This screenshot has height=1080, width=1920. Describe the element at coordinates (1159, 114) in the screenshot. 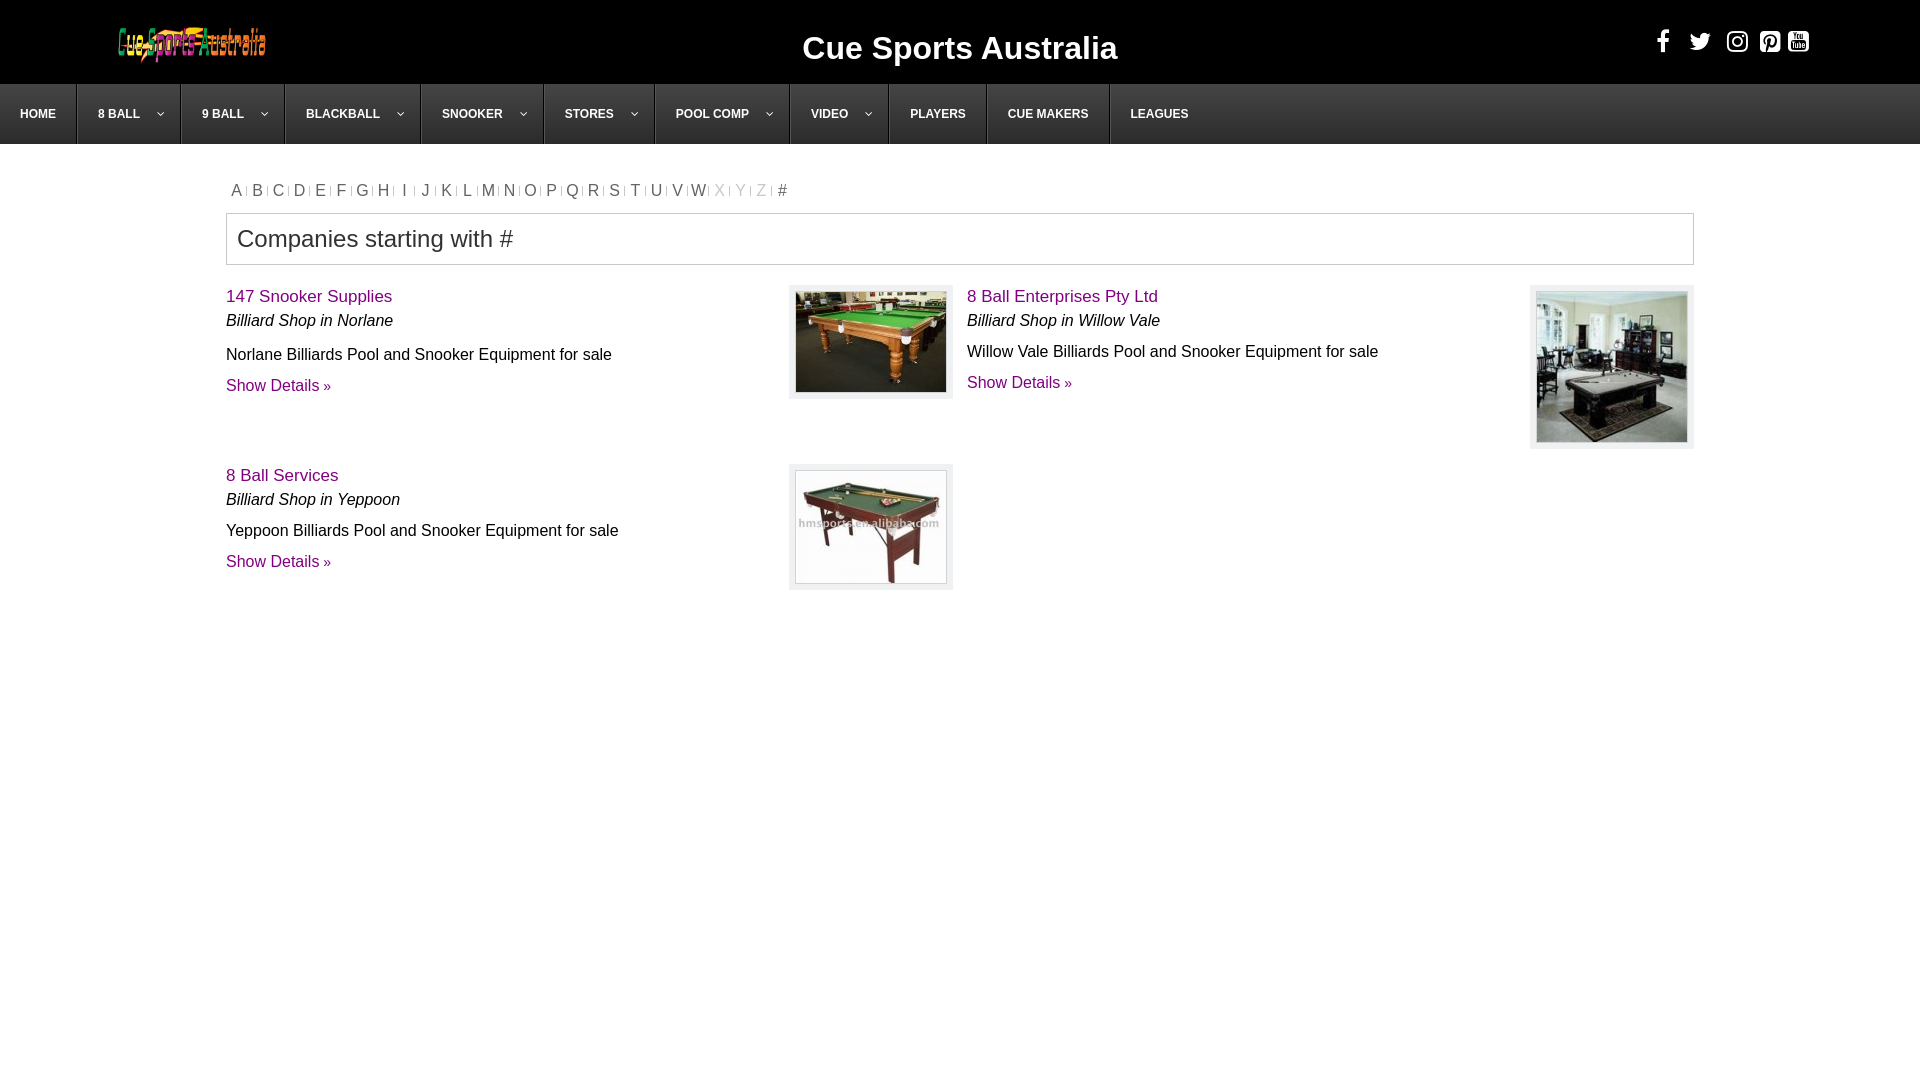

I see `'LEAGUES'` at that location.